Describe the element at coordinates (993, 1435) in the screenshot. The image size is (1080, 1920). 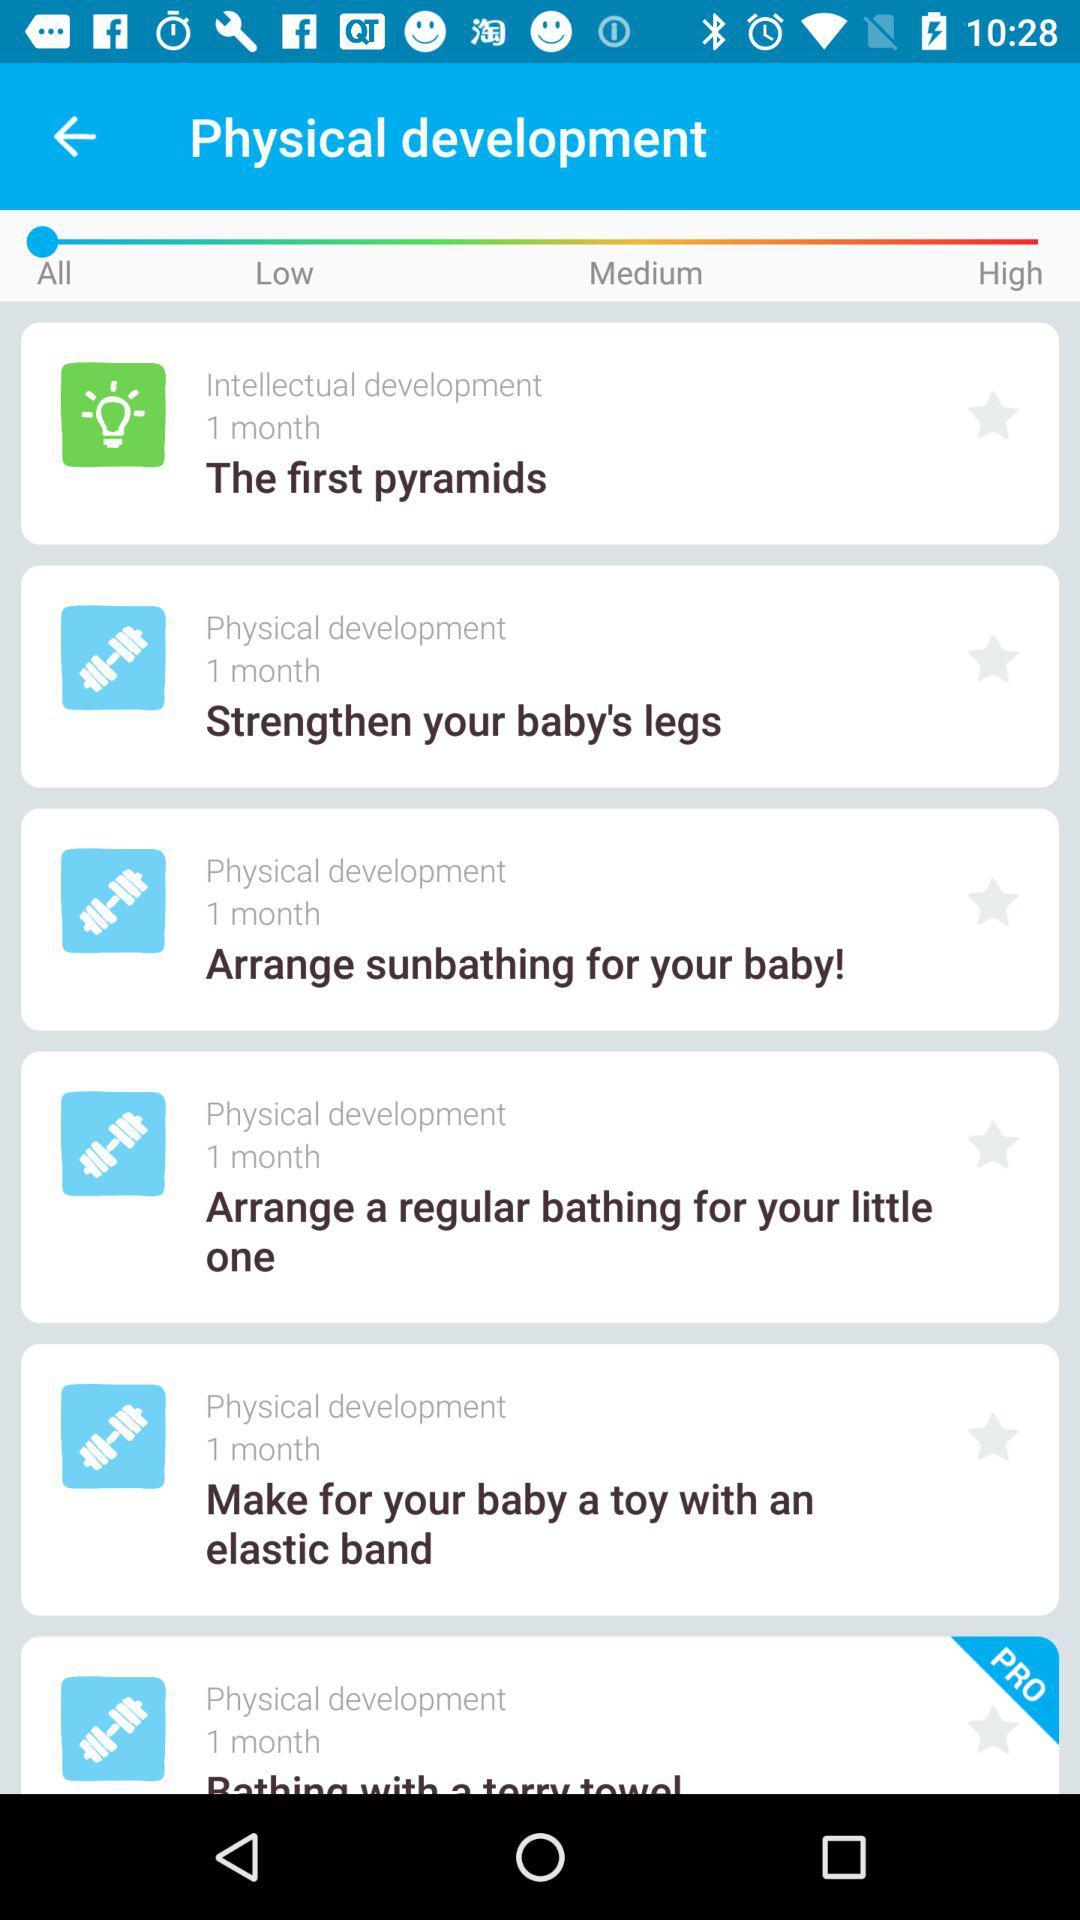
I see `set to high priority` at that location.